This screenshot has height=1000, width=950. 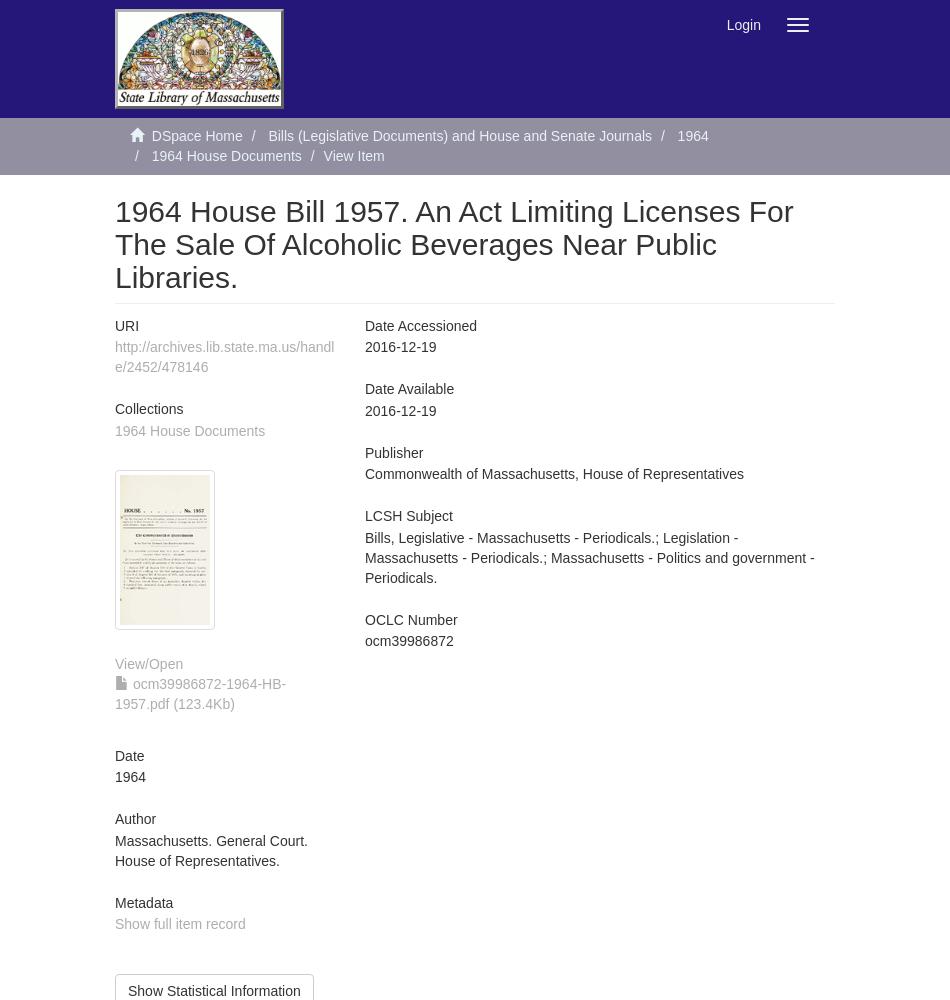 I want to click on 'Collections', so click(x=148, y=409).